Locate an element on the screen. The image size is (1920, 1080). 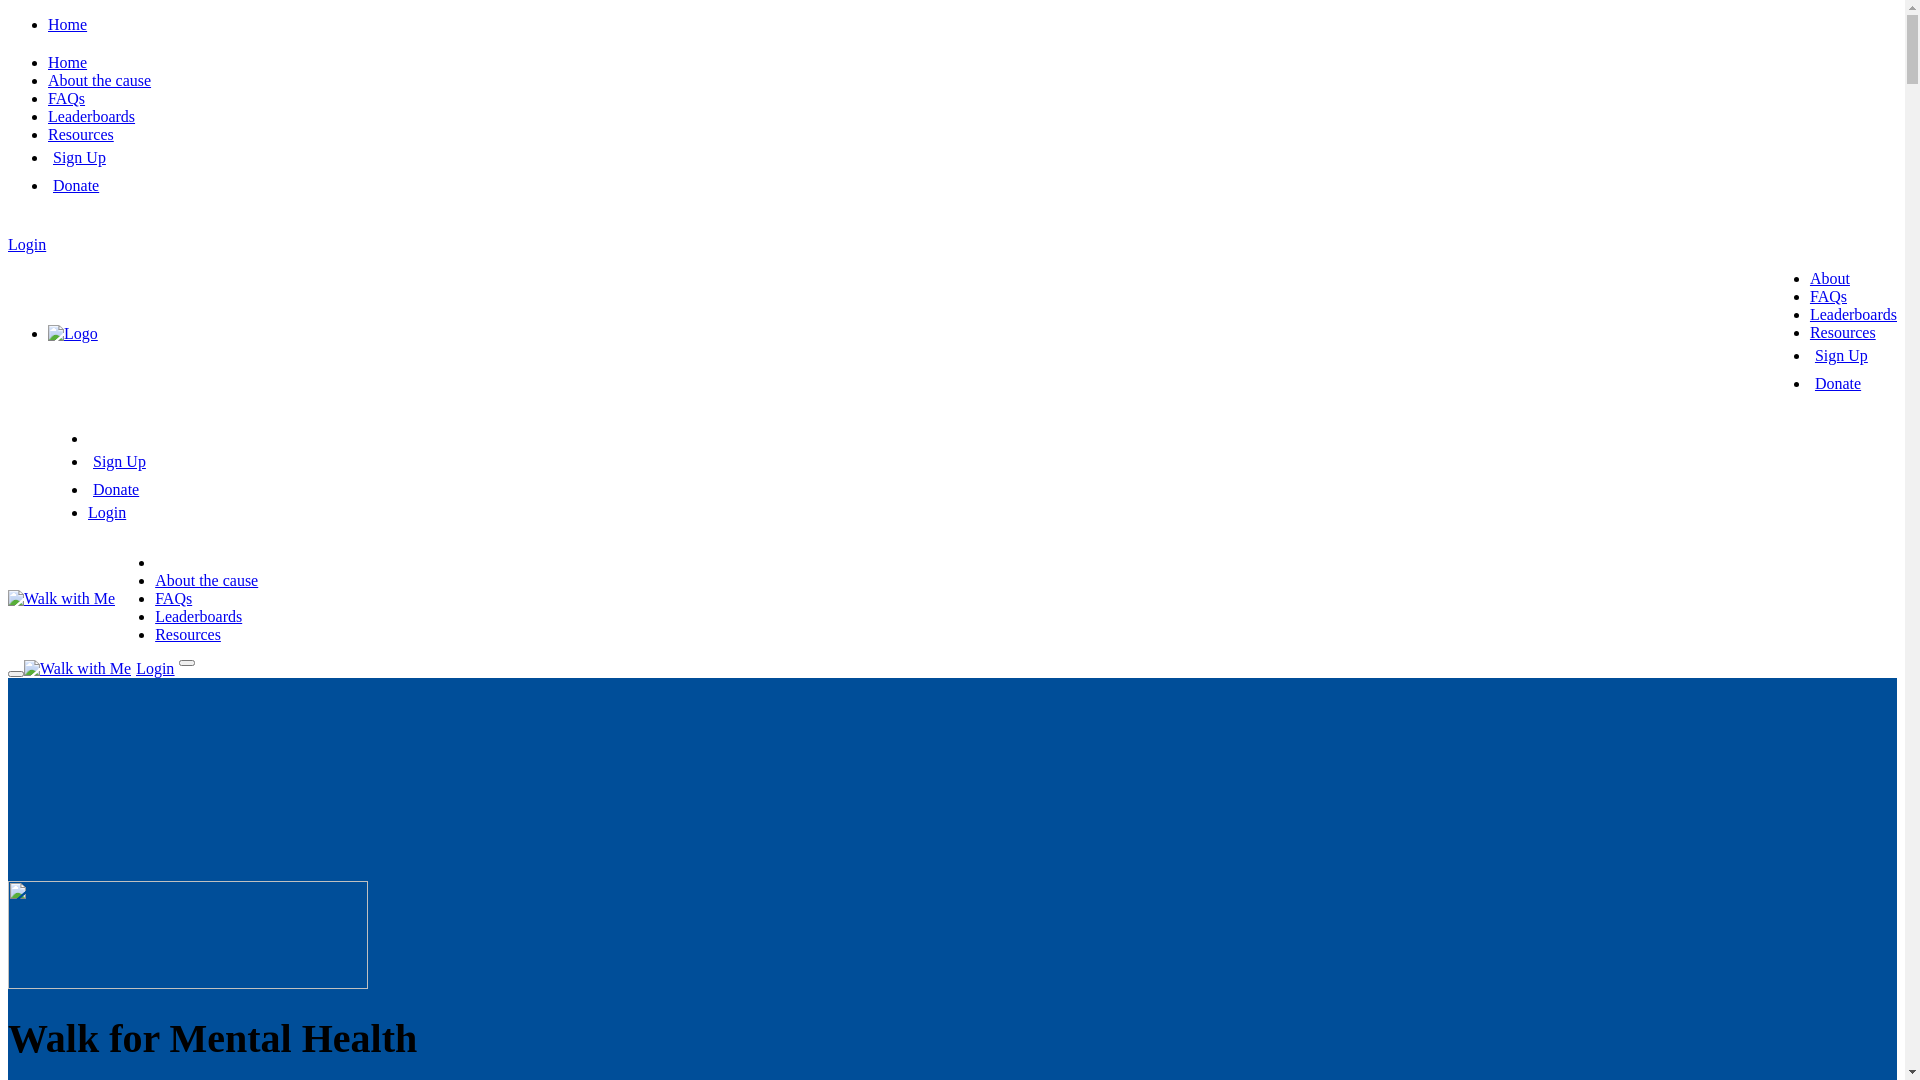
'Logo' is located at coordinates (72, 332).